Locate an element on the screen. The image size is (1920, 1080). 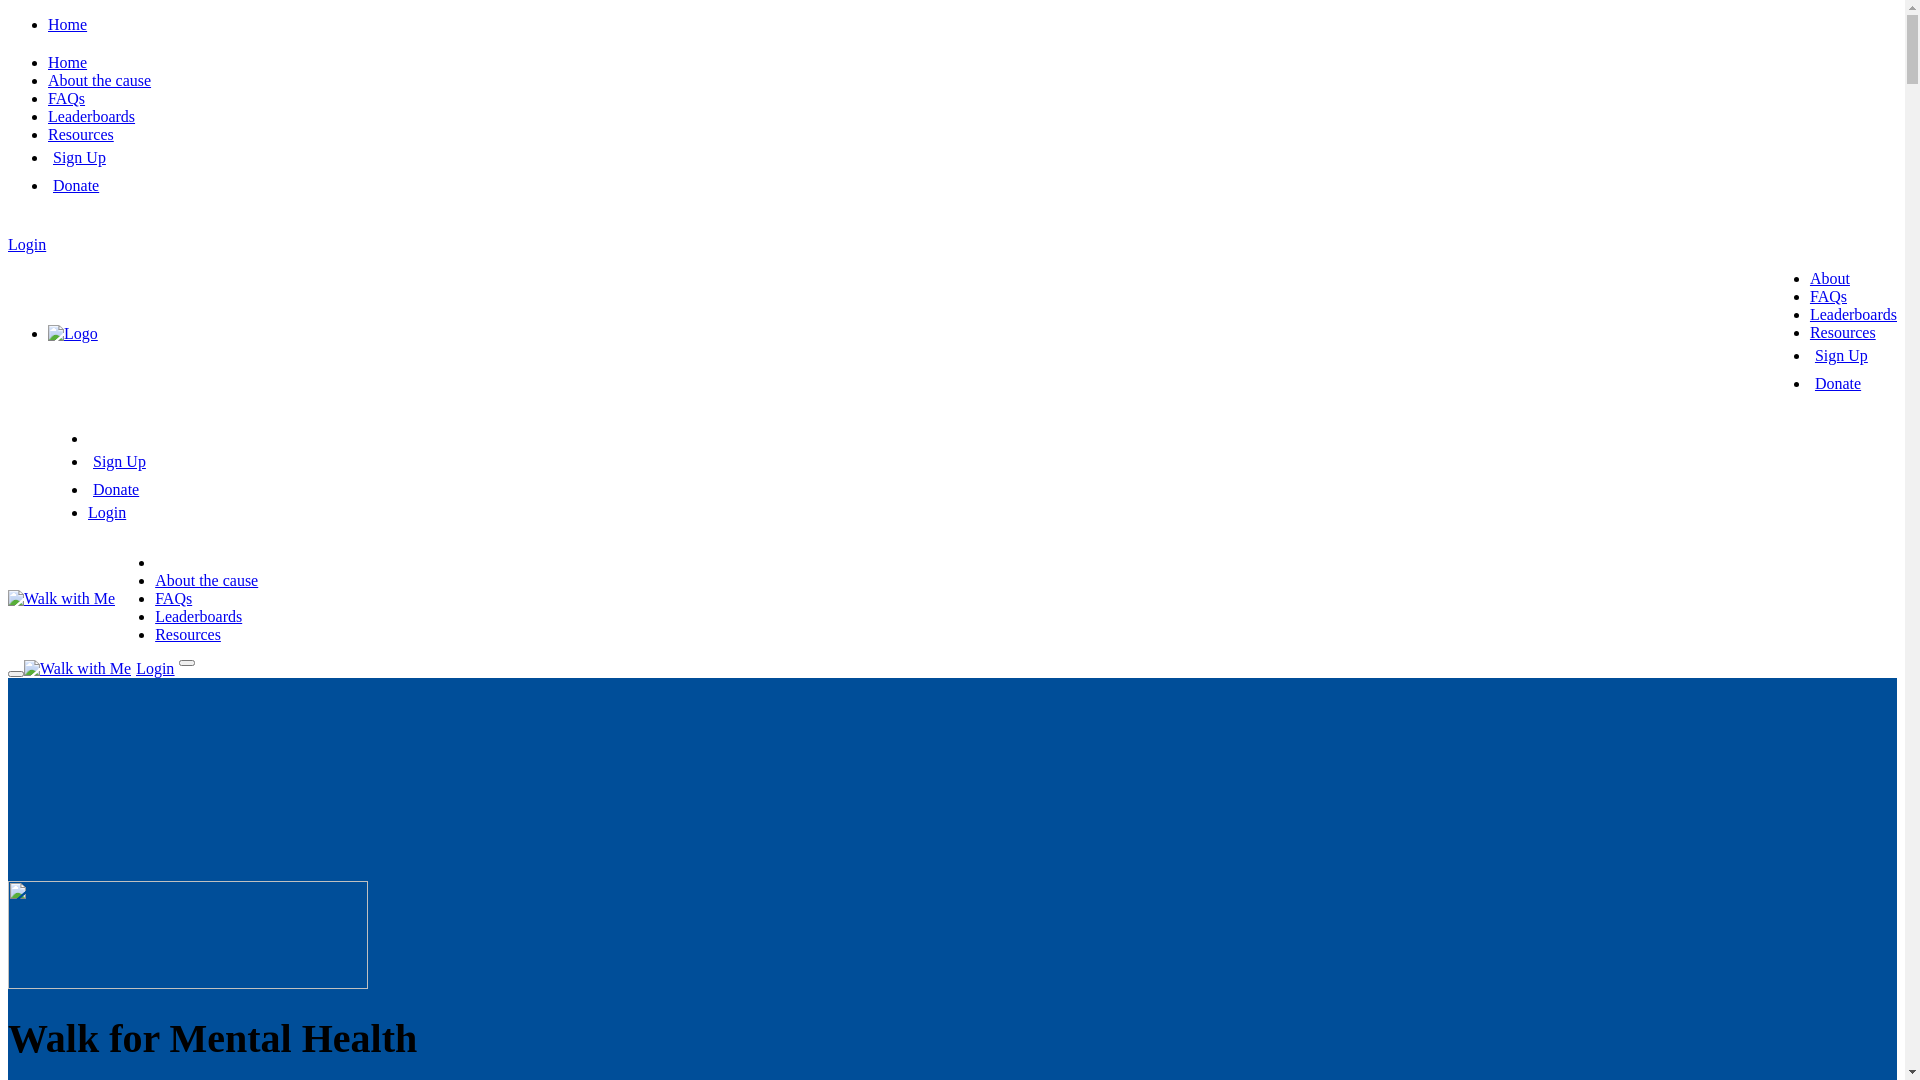
'Logo' is located at coordinates (72, 332).